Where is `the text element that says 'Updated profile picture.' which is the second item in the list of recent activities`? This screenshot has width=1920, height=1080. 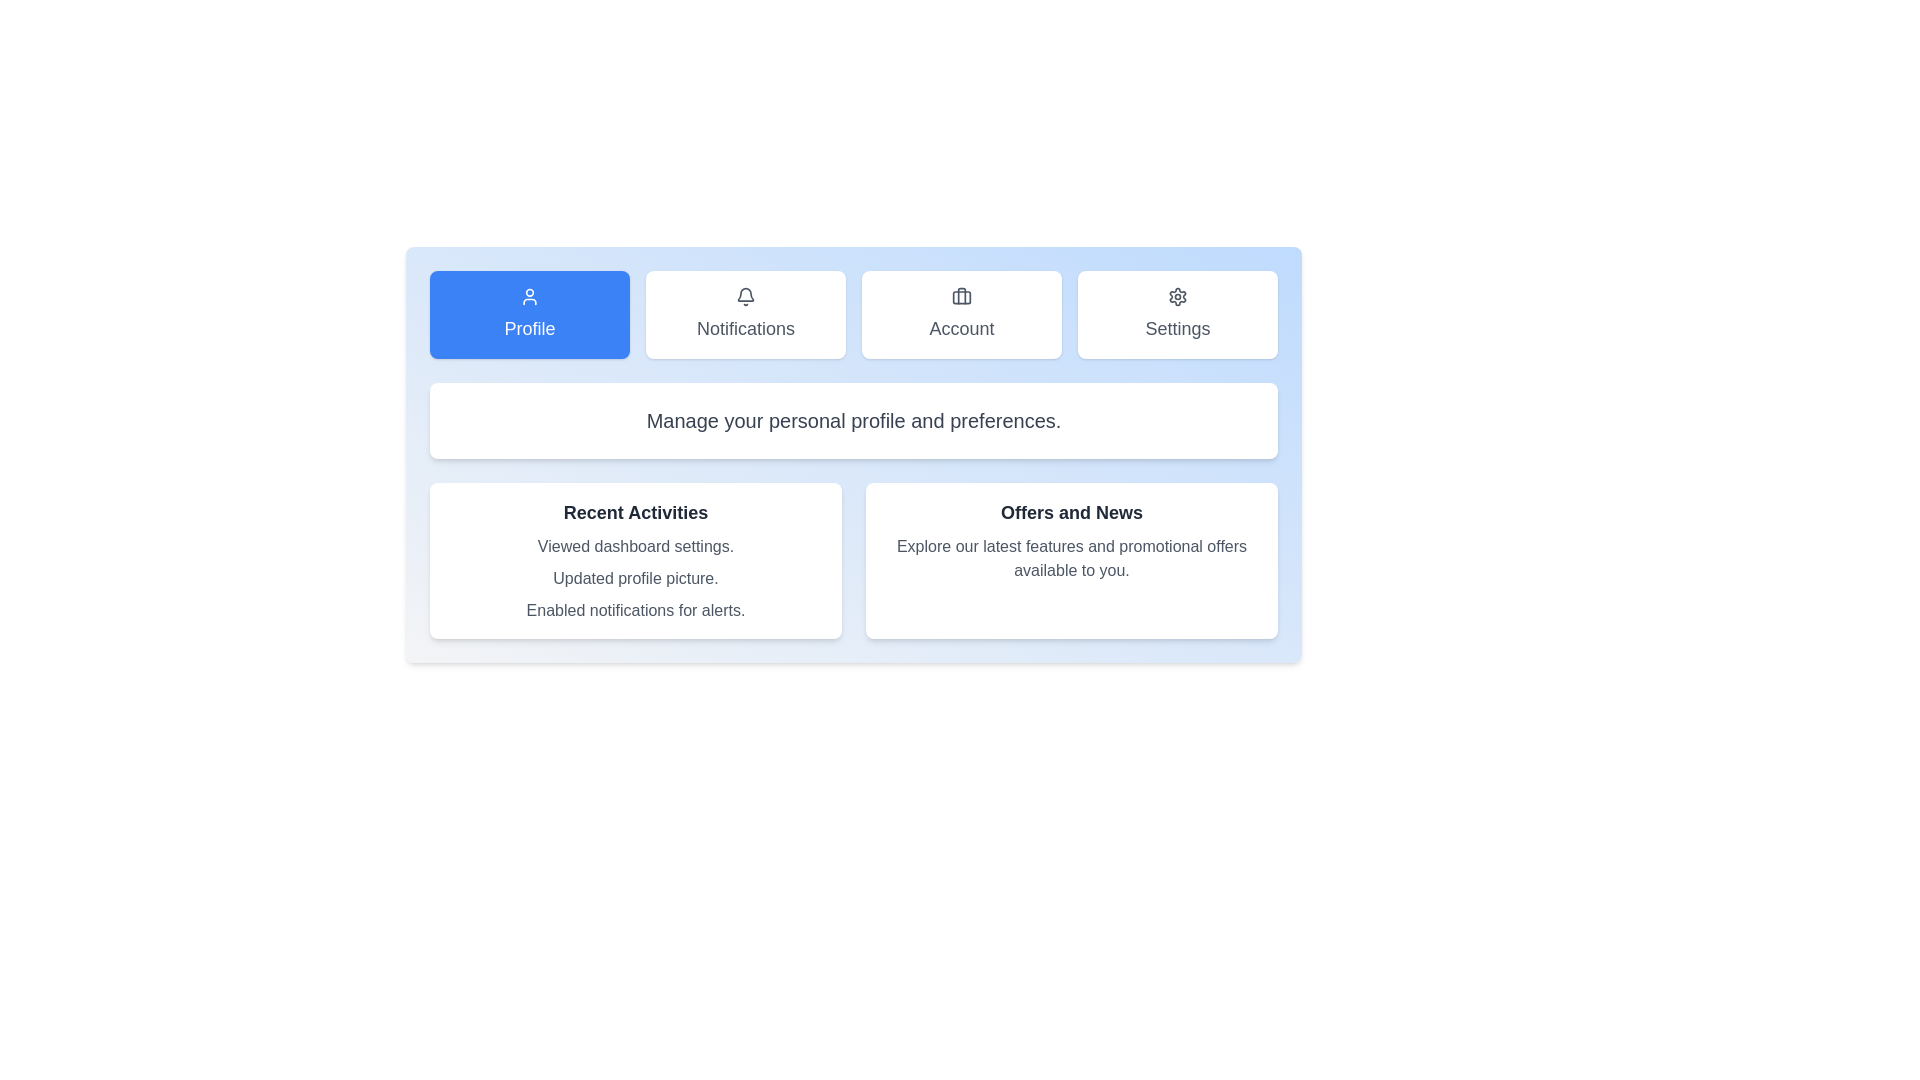 the text element that says 'Updated profile picture.' which is the second item in the list of recent activities is located at coordinates (634, 578).